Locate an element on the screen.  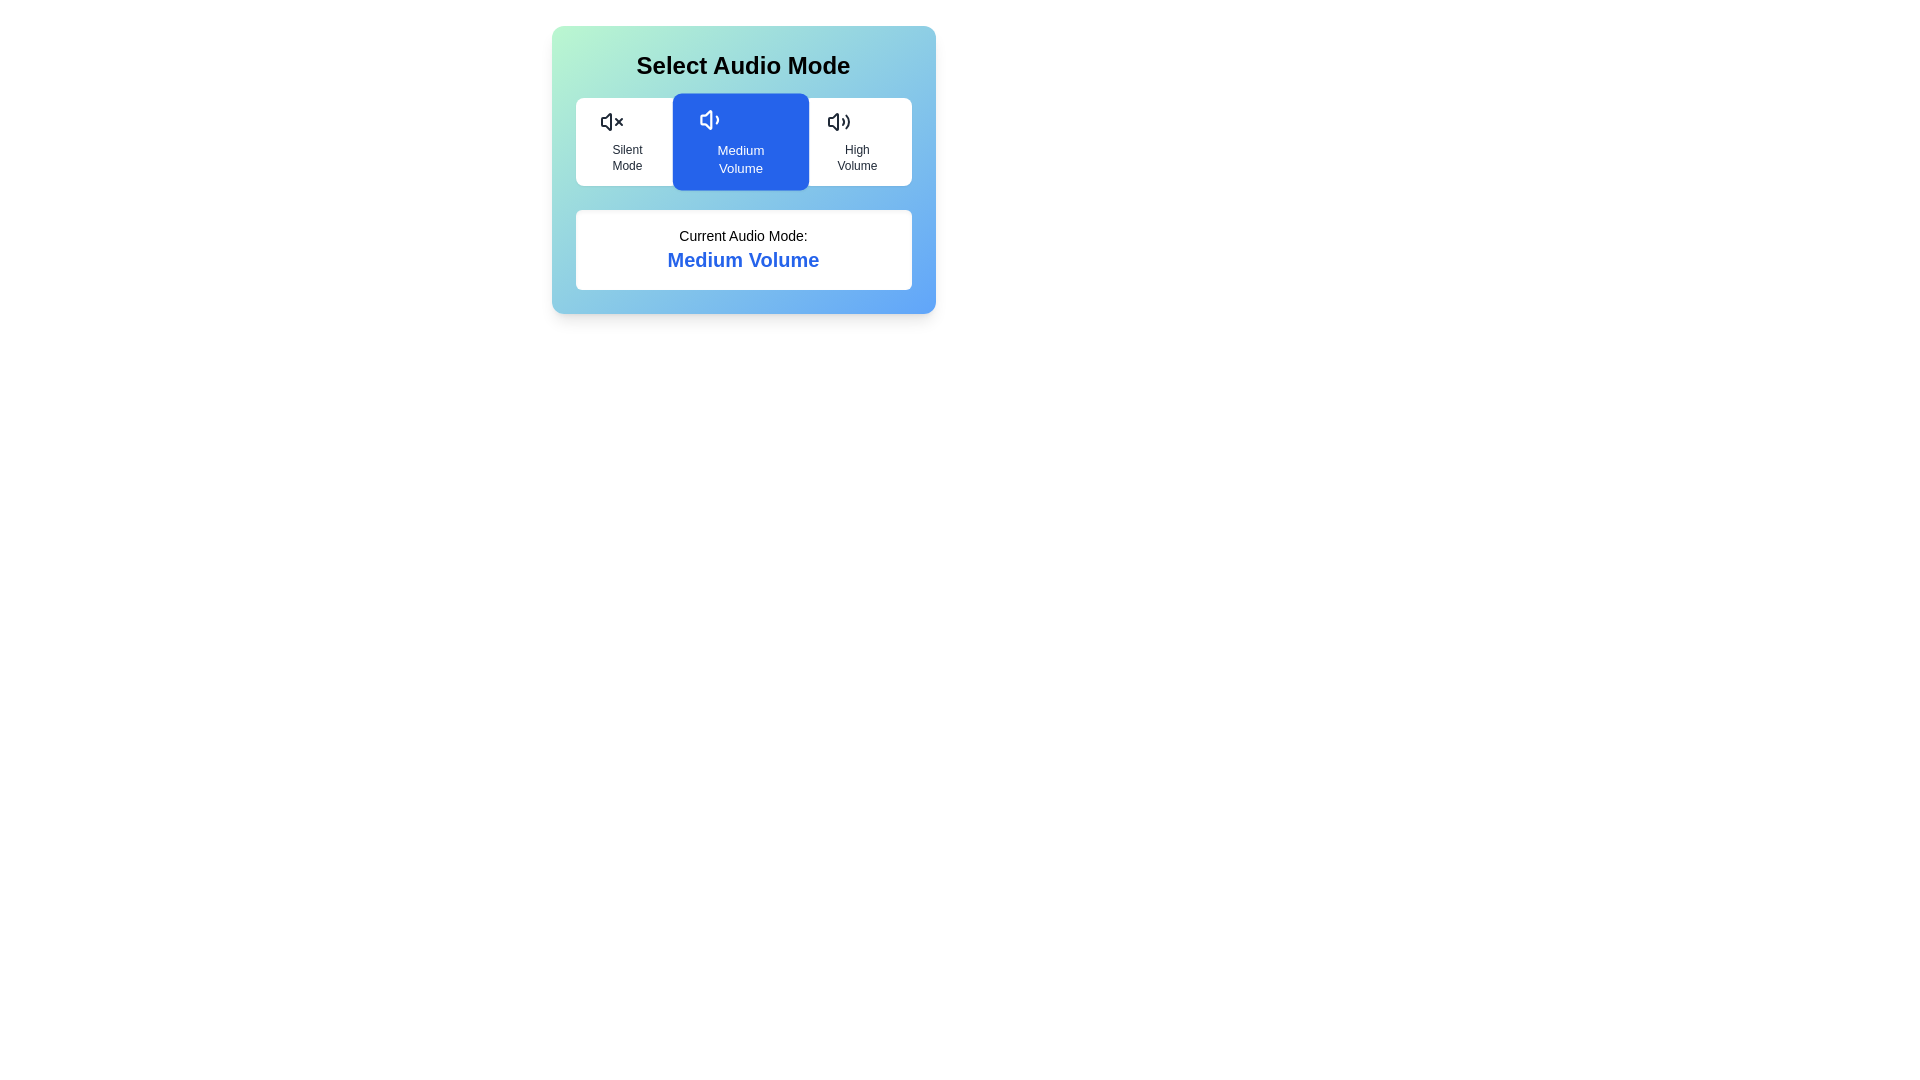
the audio mode Medium Volume by clicking the corresponding button is located at coordinates (740, 141).